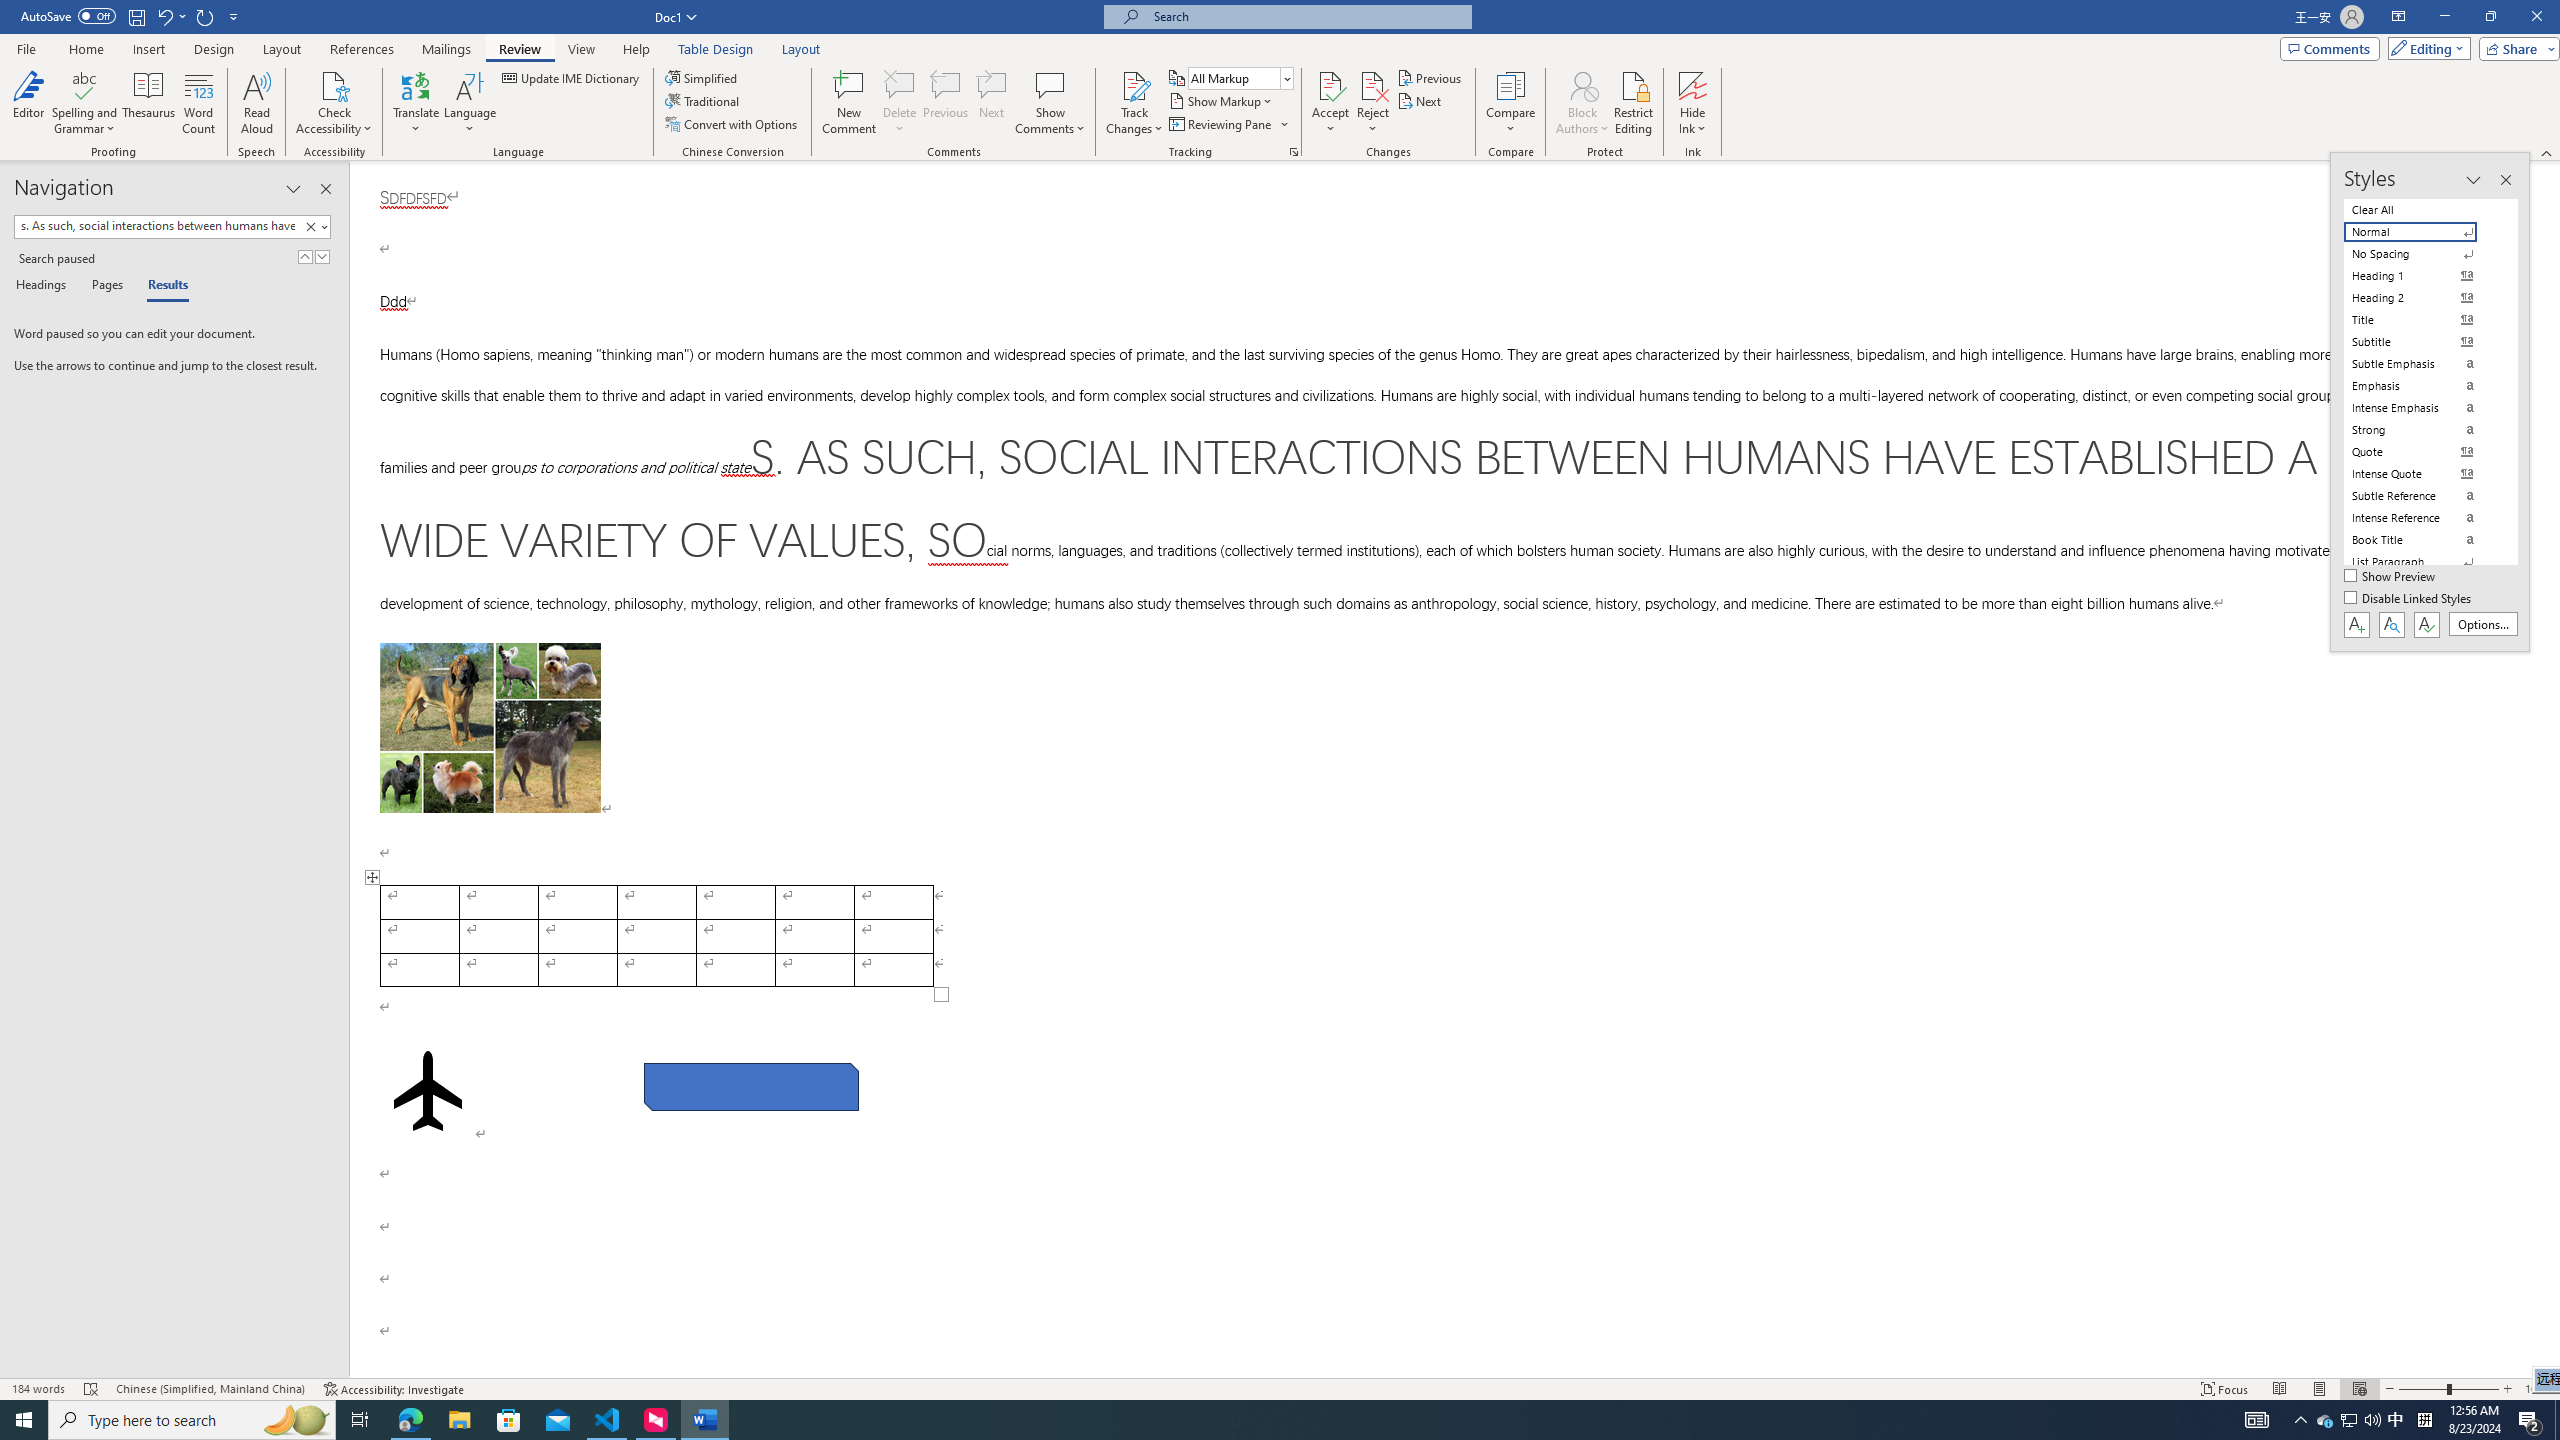 Image resolution: width=2560 pixels, height=1440 pixels. What do you see at coordinates (1330, 84) in the screenshot?
I see `'Accept and Move to Next'` at bounding box center [1330, 84].